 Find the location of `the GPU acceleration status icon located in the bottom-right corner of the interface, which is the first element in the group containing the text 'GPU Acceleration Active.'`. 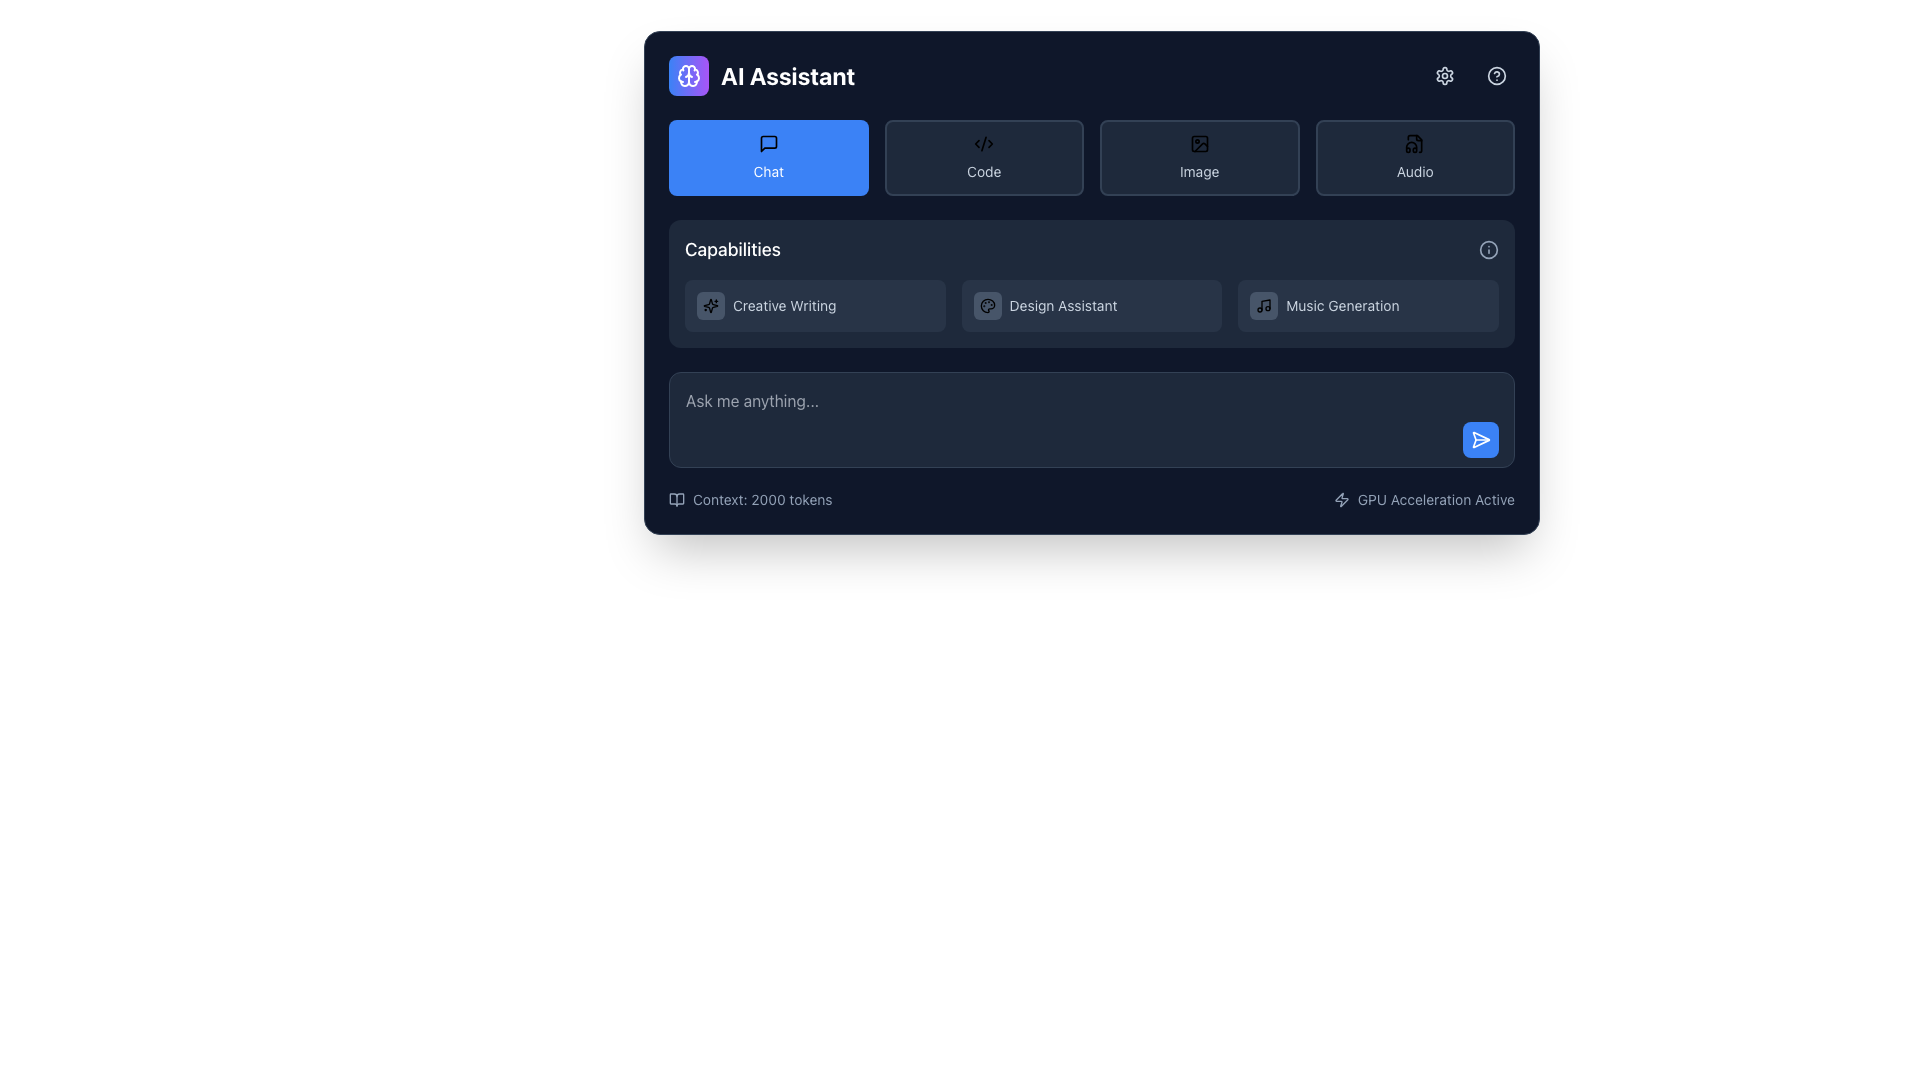

the GPU acceleration status icon located in the bottom-right corner of the interface, which is the first element in the group containing the text 'GPU Acceleration Active.' is located at coordinates (1341, 499).